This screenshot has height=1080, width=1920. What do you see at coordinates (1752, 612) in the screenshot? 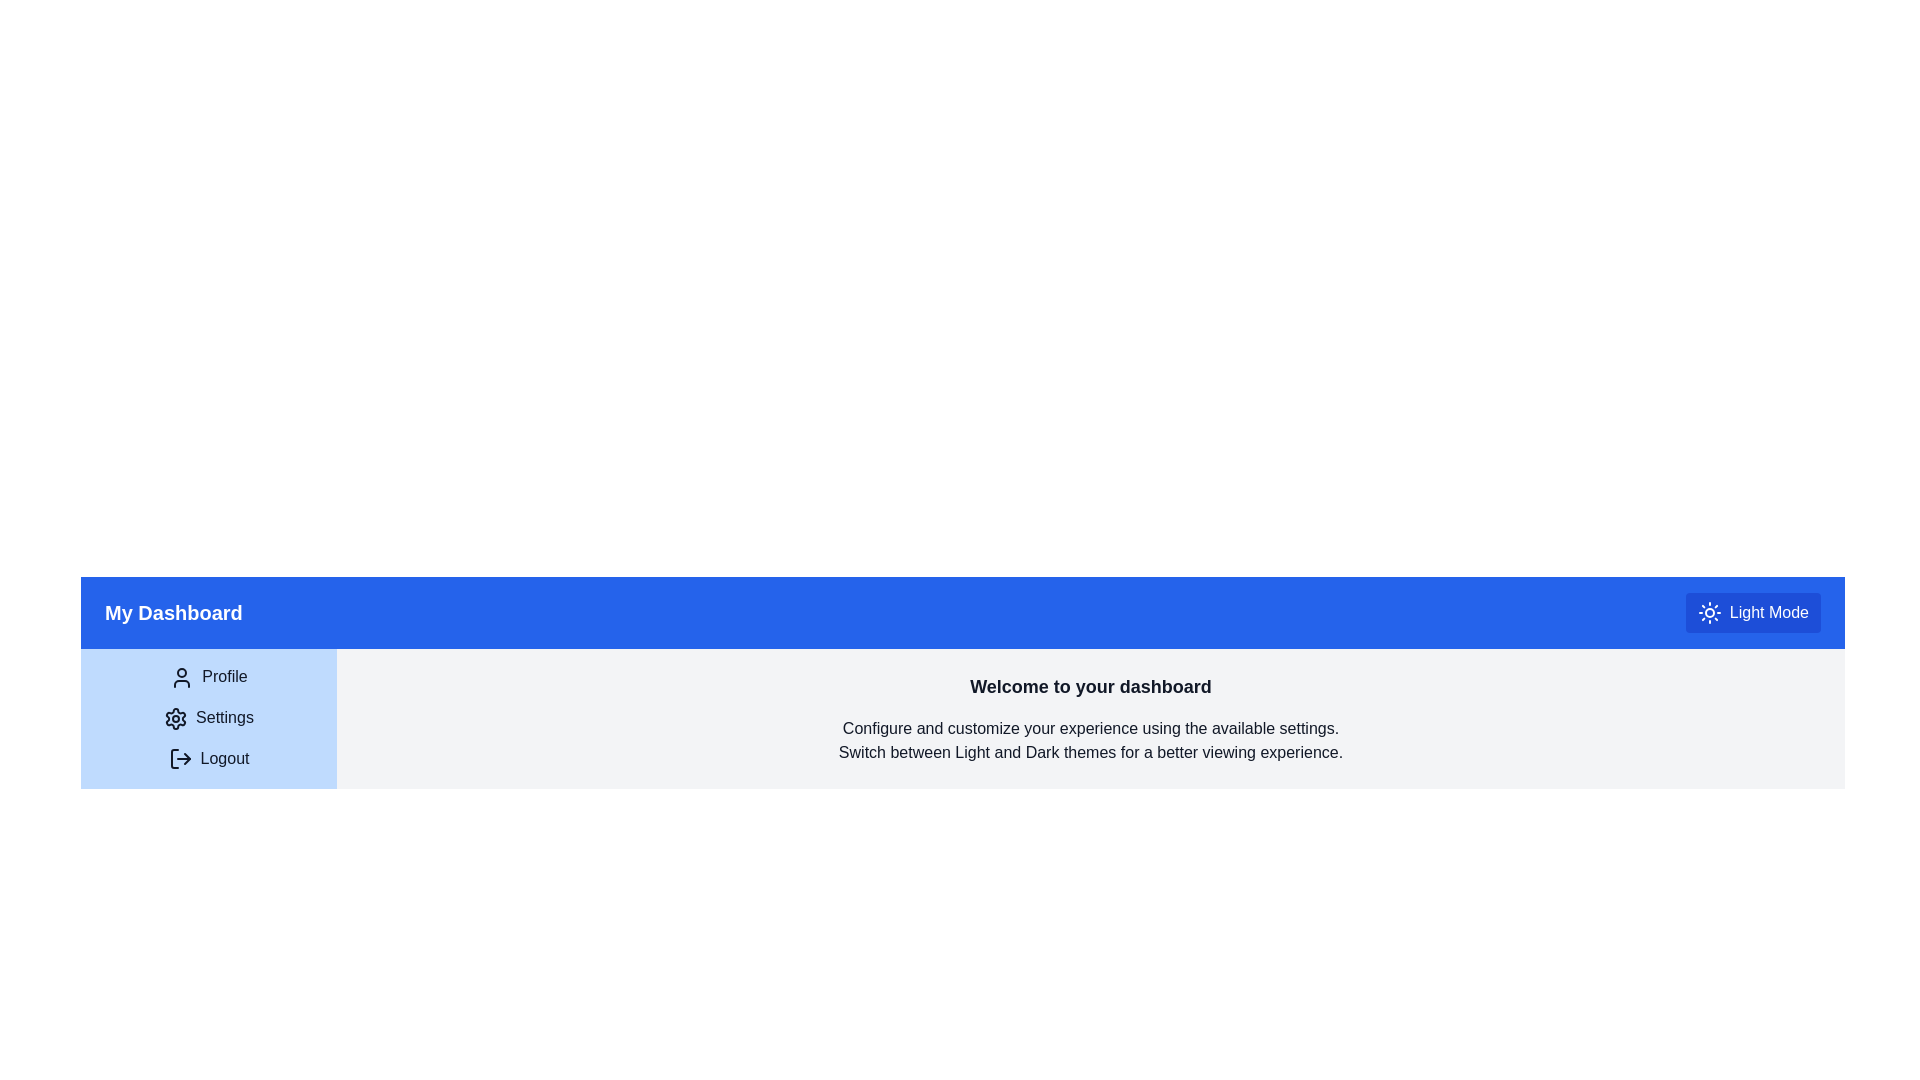
I see `the button in the top-right corner of the blue header titled 'My Dashboard'` at bounding box center [1752, 612].